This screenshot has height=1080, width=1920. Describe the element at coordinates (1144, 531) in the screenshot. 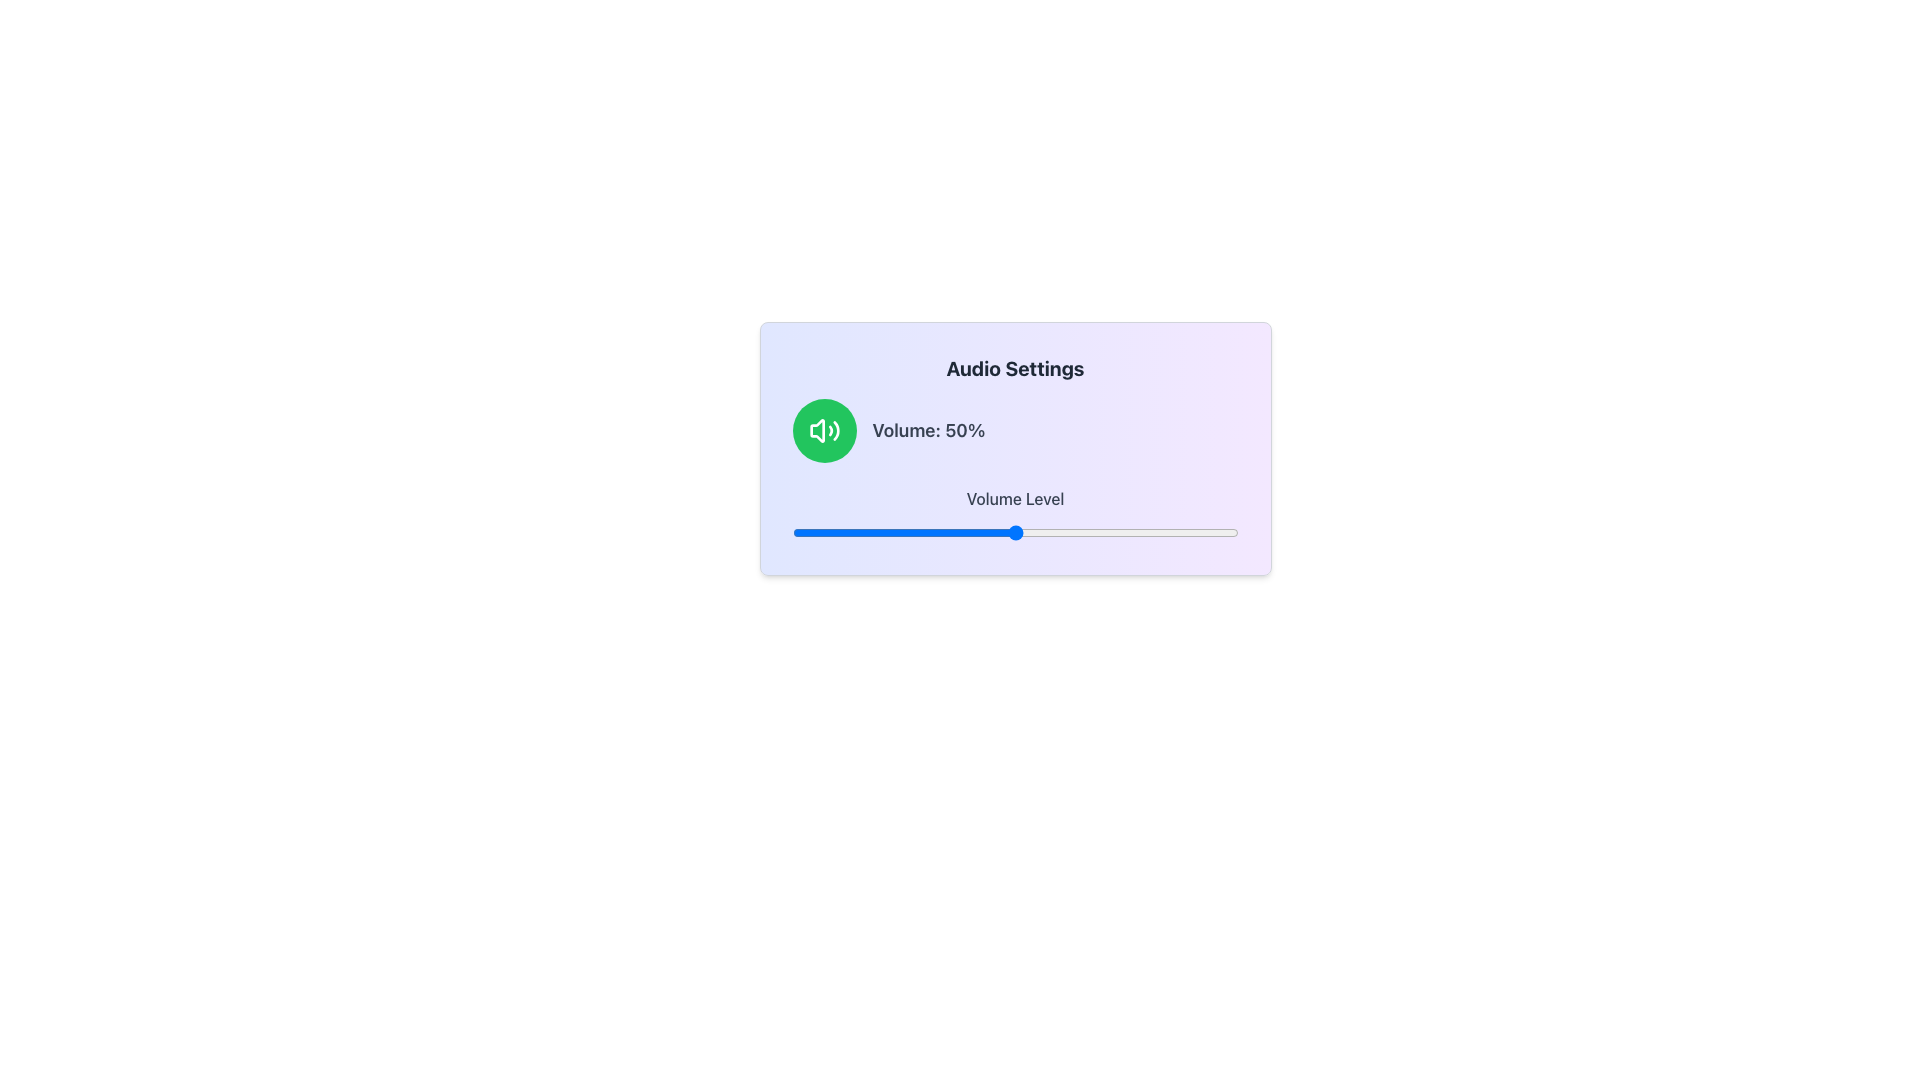

I see `volume level` at that location.